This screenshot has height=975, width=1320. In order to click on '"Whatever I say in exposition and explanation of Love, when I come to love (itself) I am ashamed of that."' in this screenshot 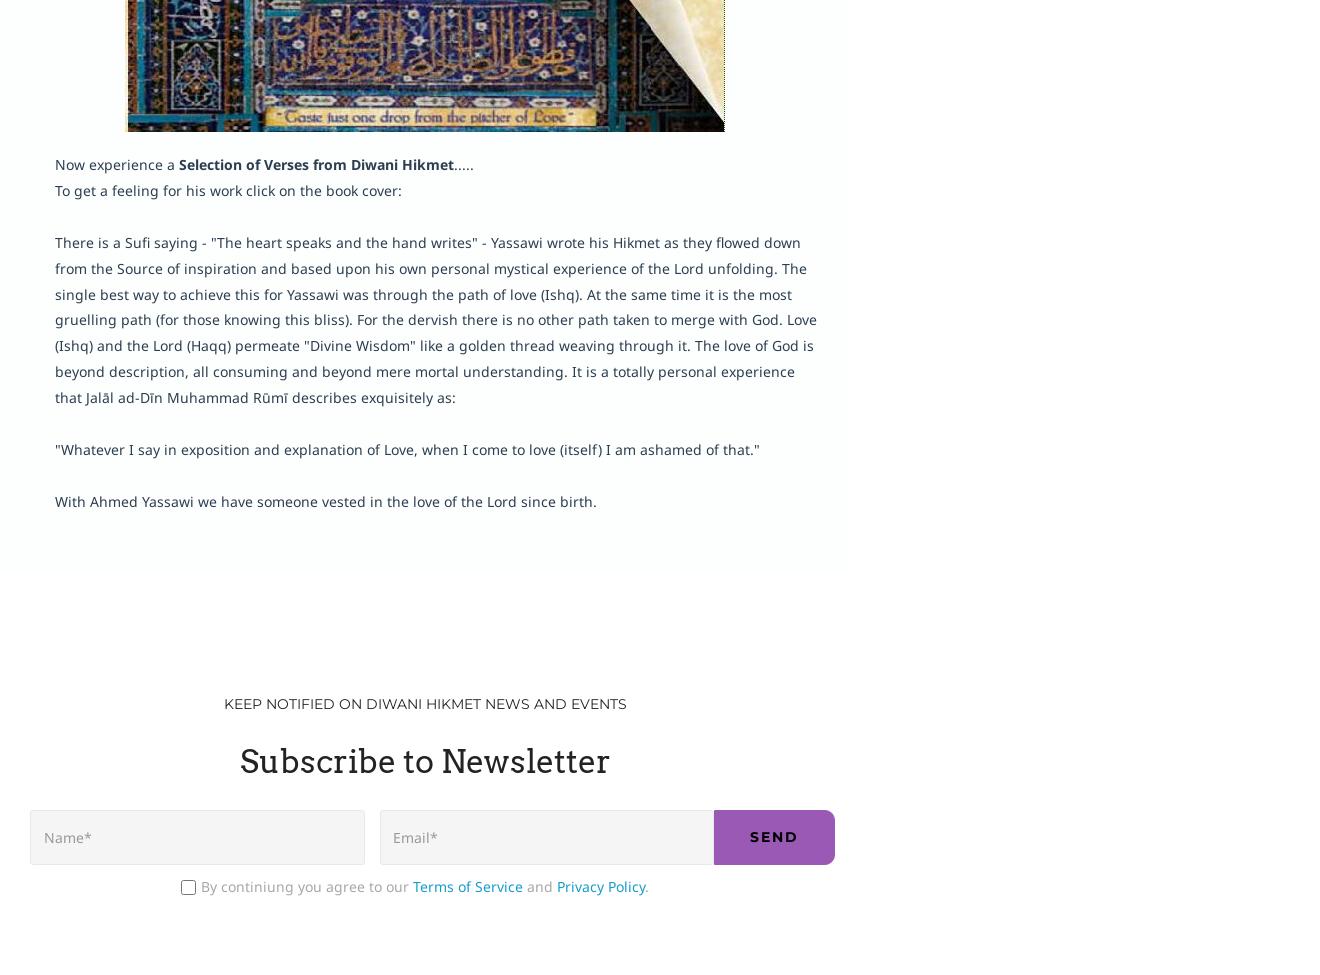, I will do `click(406, 448)`.